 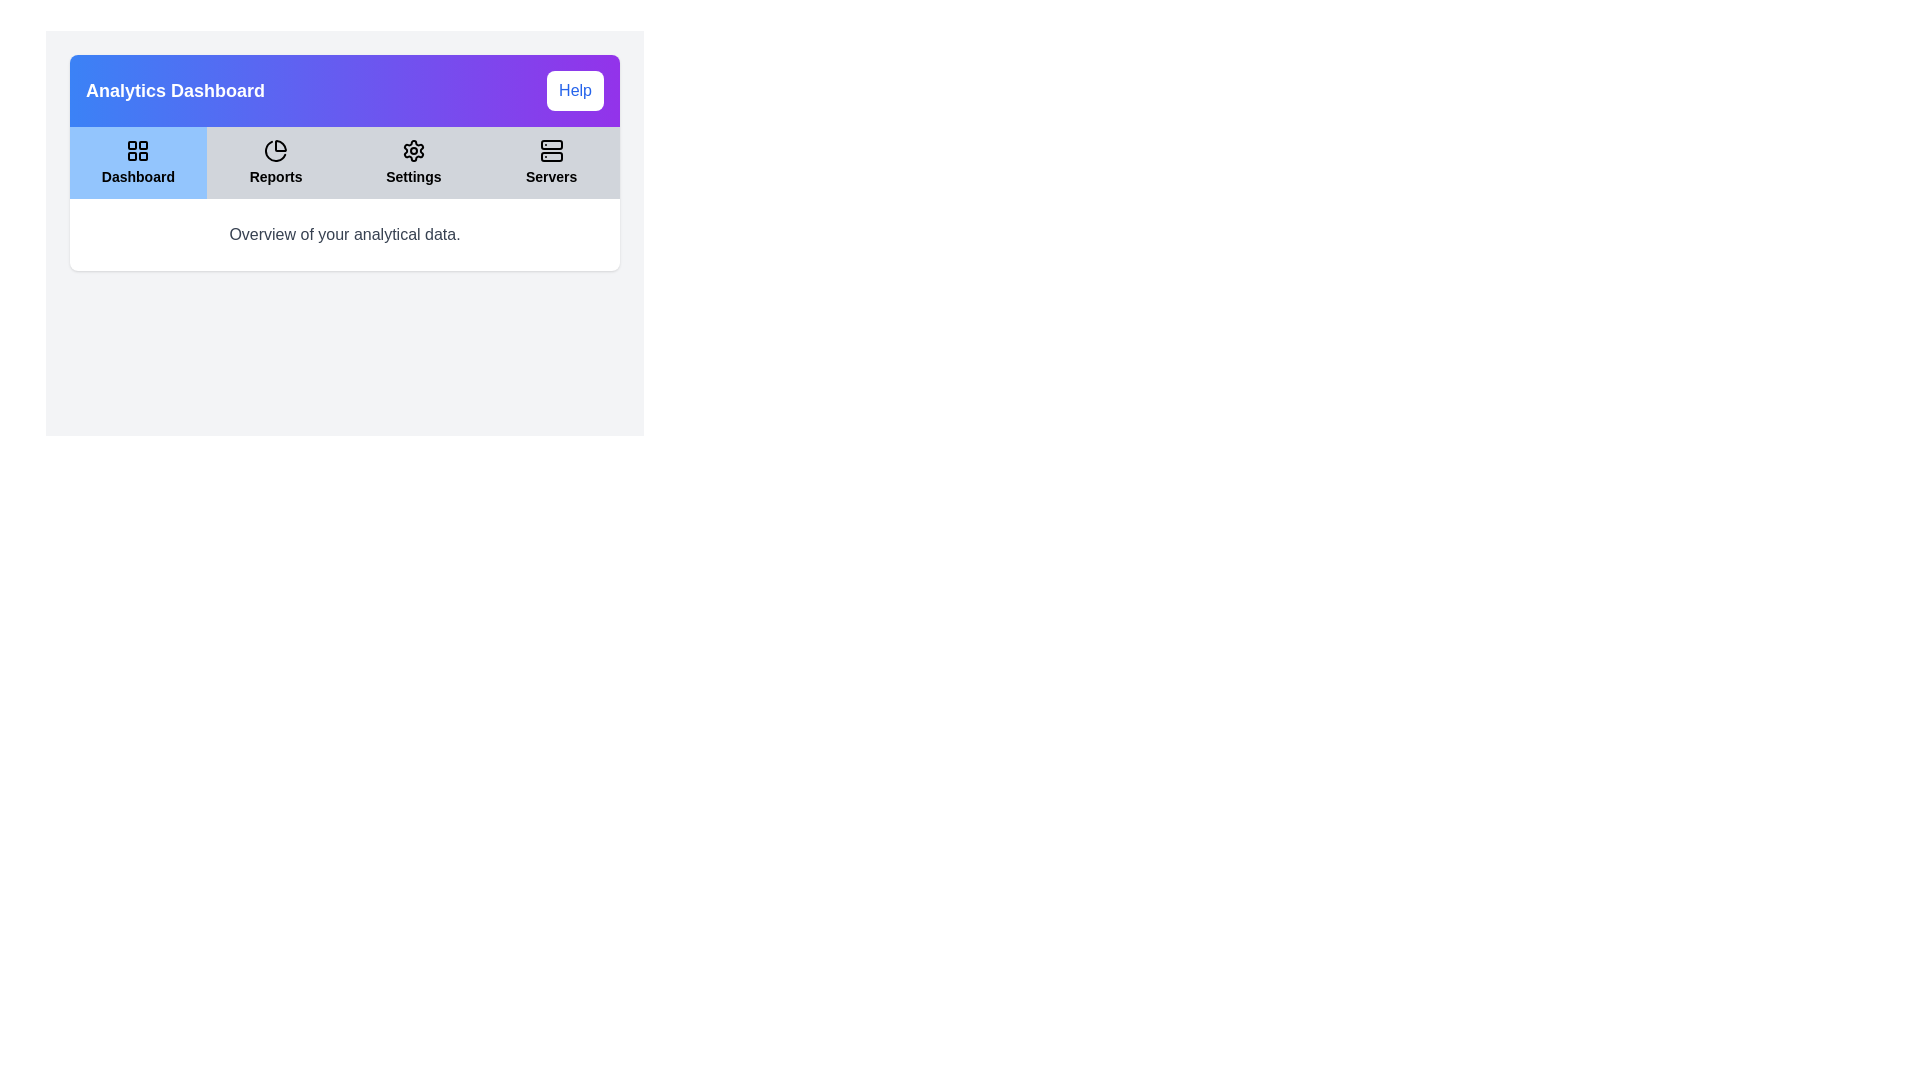 What do you see at coordinates (137, 161) in the screenshot?
I see `the navigational button for the Dashboard section, located at the first position in the horizontal menu bar to activate hover effects` at bounding box center [137, 161].